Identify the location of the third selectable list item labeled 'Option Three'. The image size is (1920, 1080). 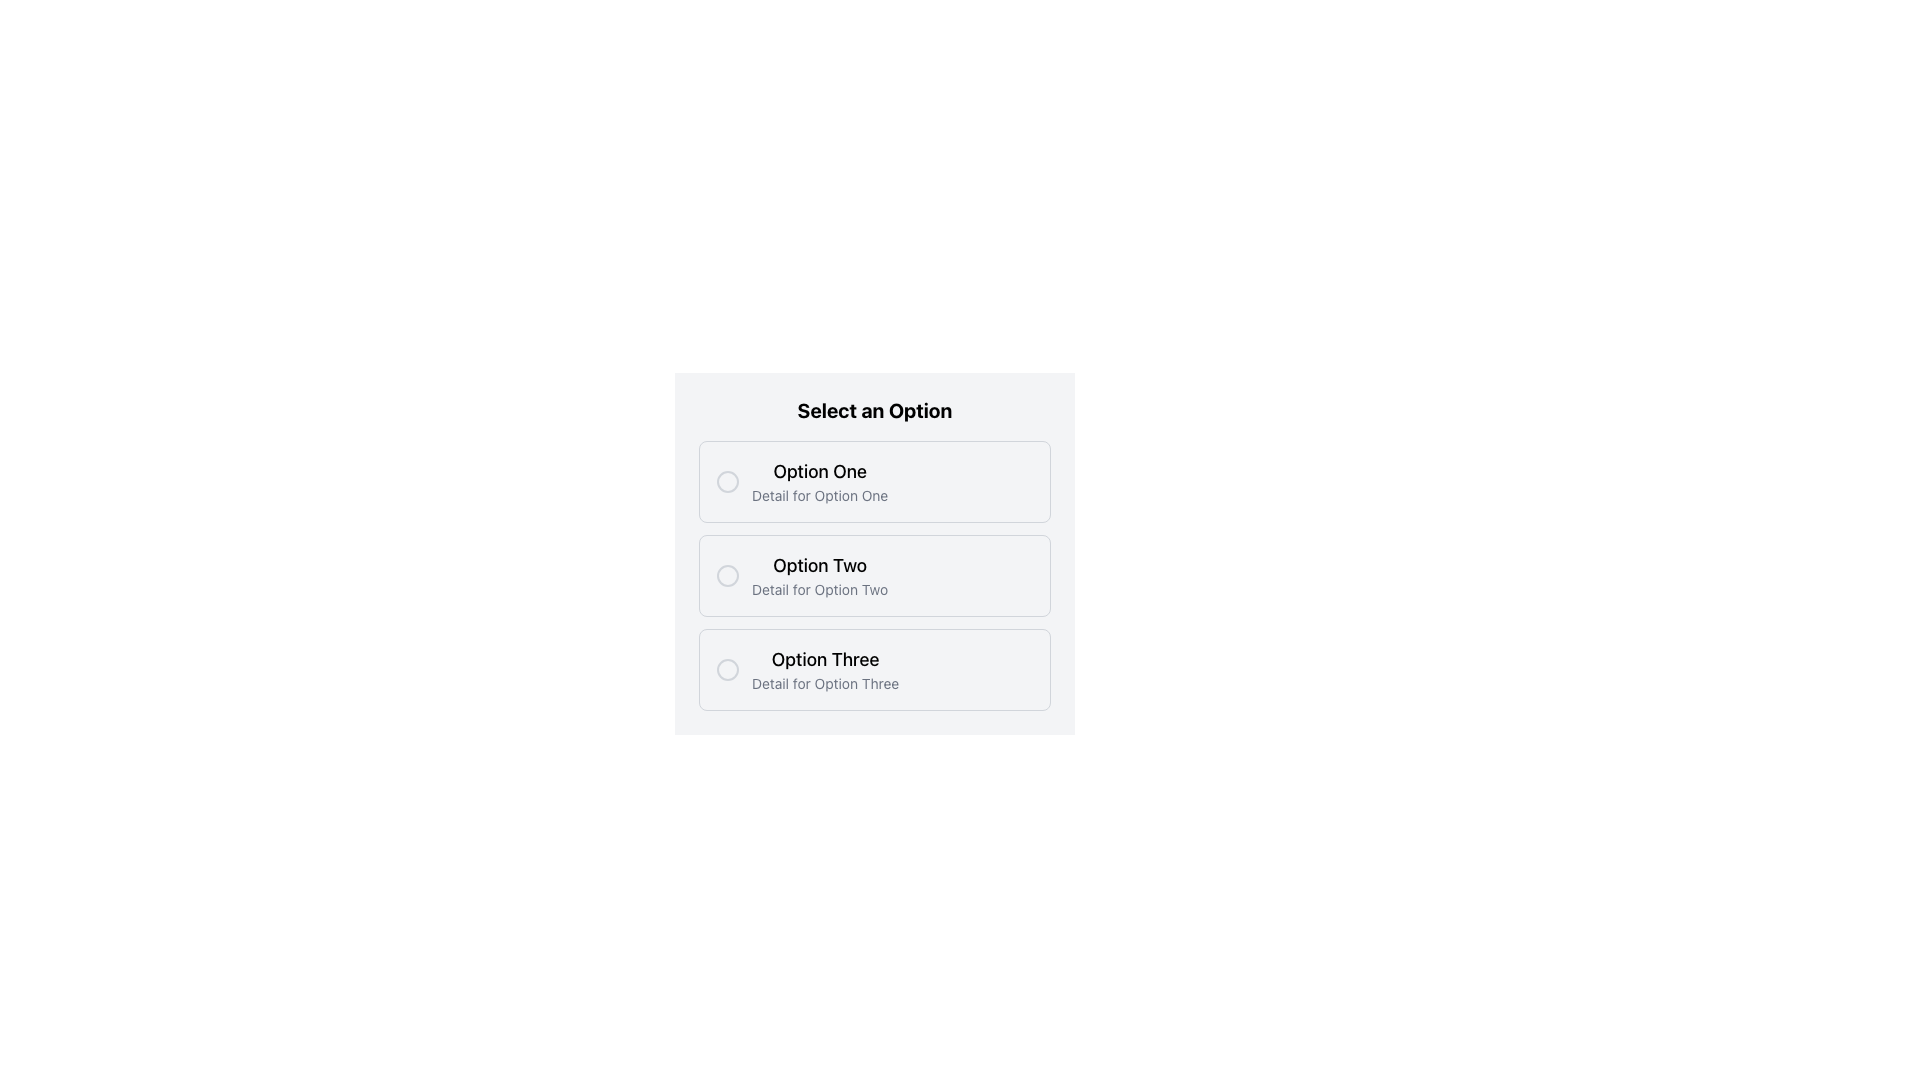
(874, 670).